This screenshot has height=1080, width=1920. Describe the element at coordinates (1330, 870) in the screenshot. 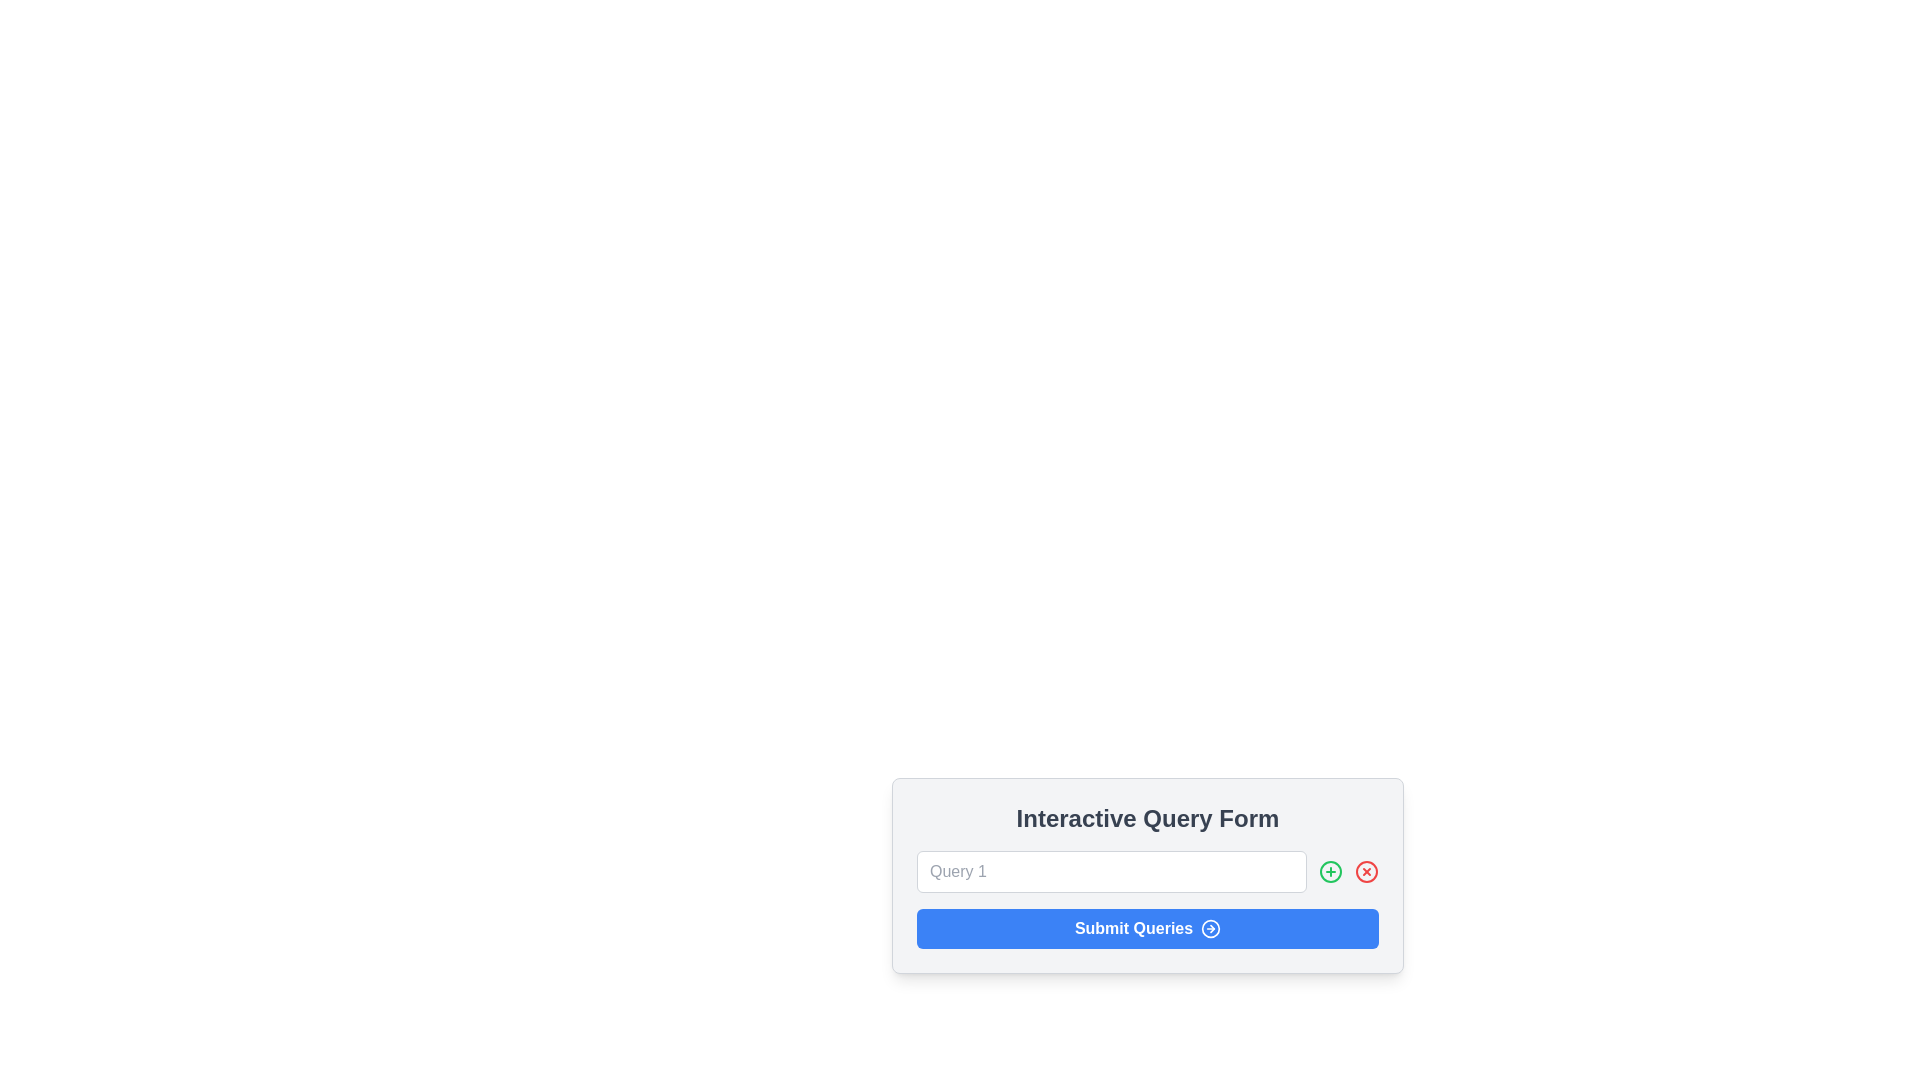

I see `the green circular button with a plus sign located to the right of the 'Query 1' text input field` at that location.